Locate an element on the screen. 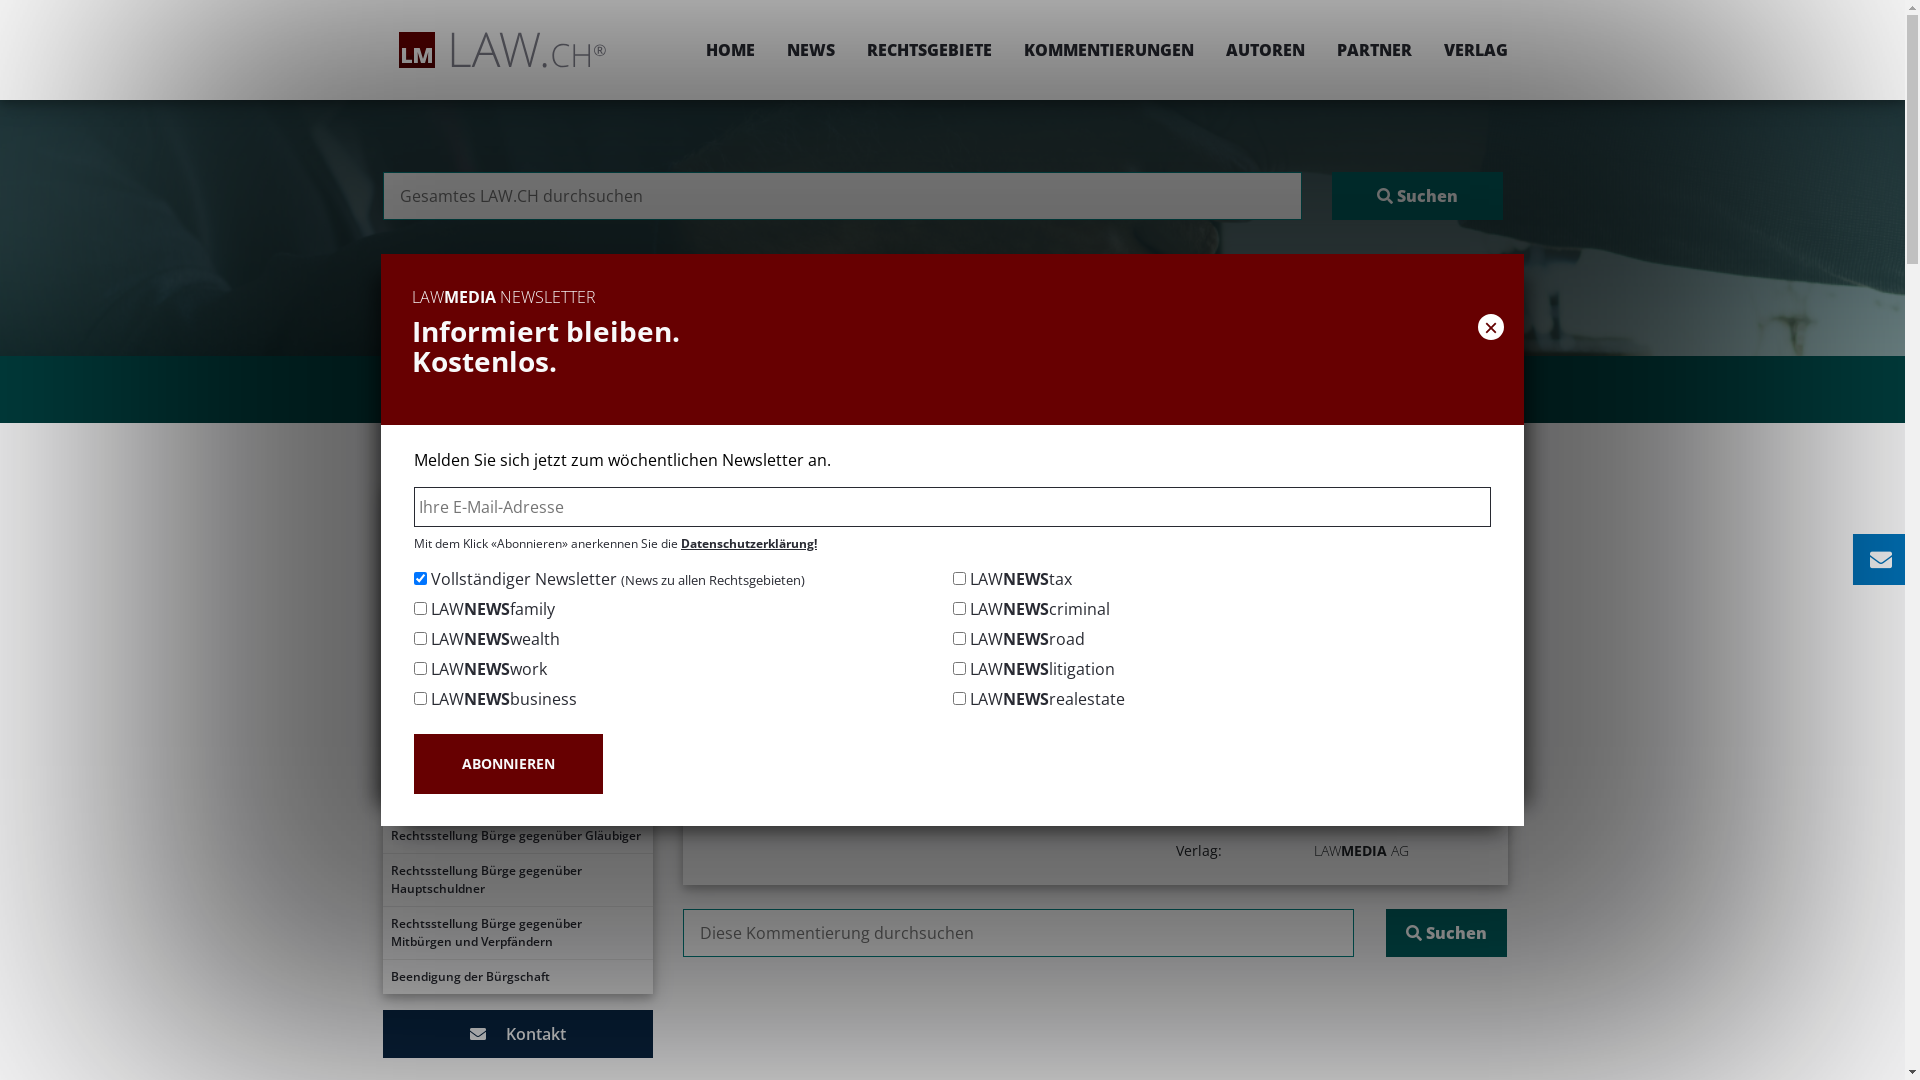 The width and height of the screenshot is (1920, 1080). 'RECHTSGEBIETE' is located at coordinates (849, 49).